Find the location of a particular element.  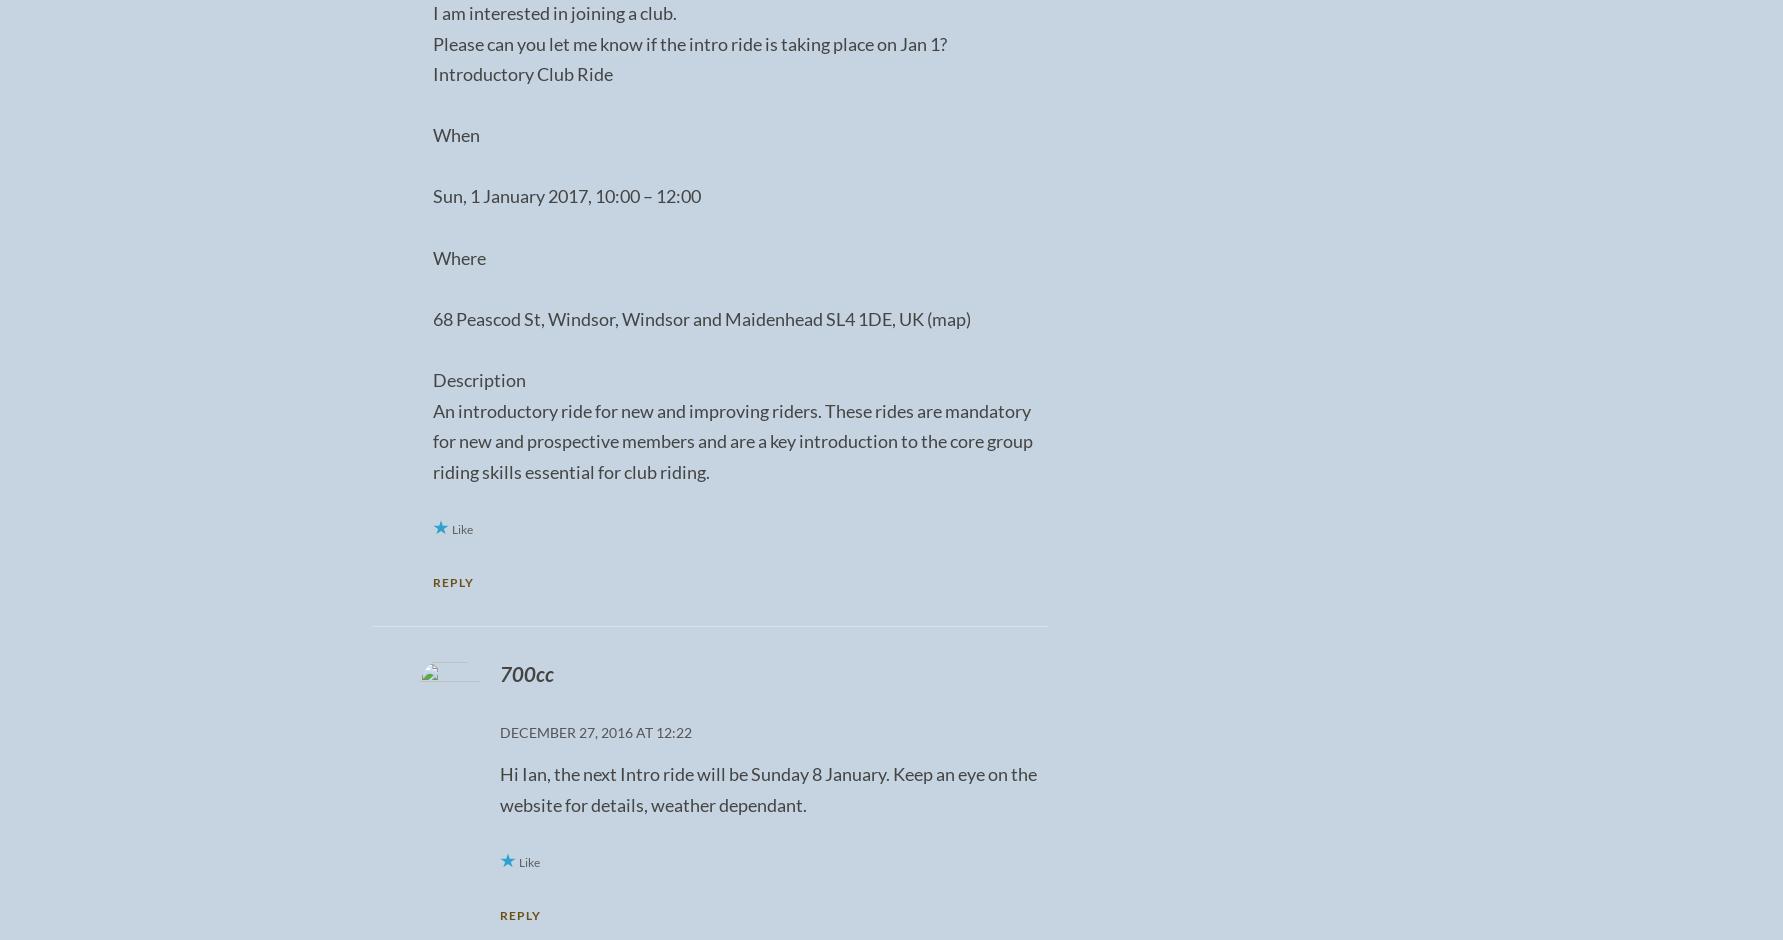

'Introductory Club Ride' is located at coordinates (521, 72).